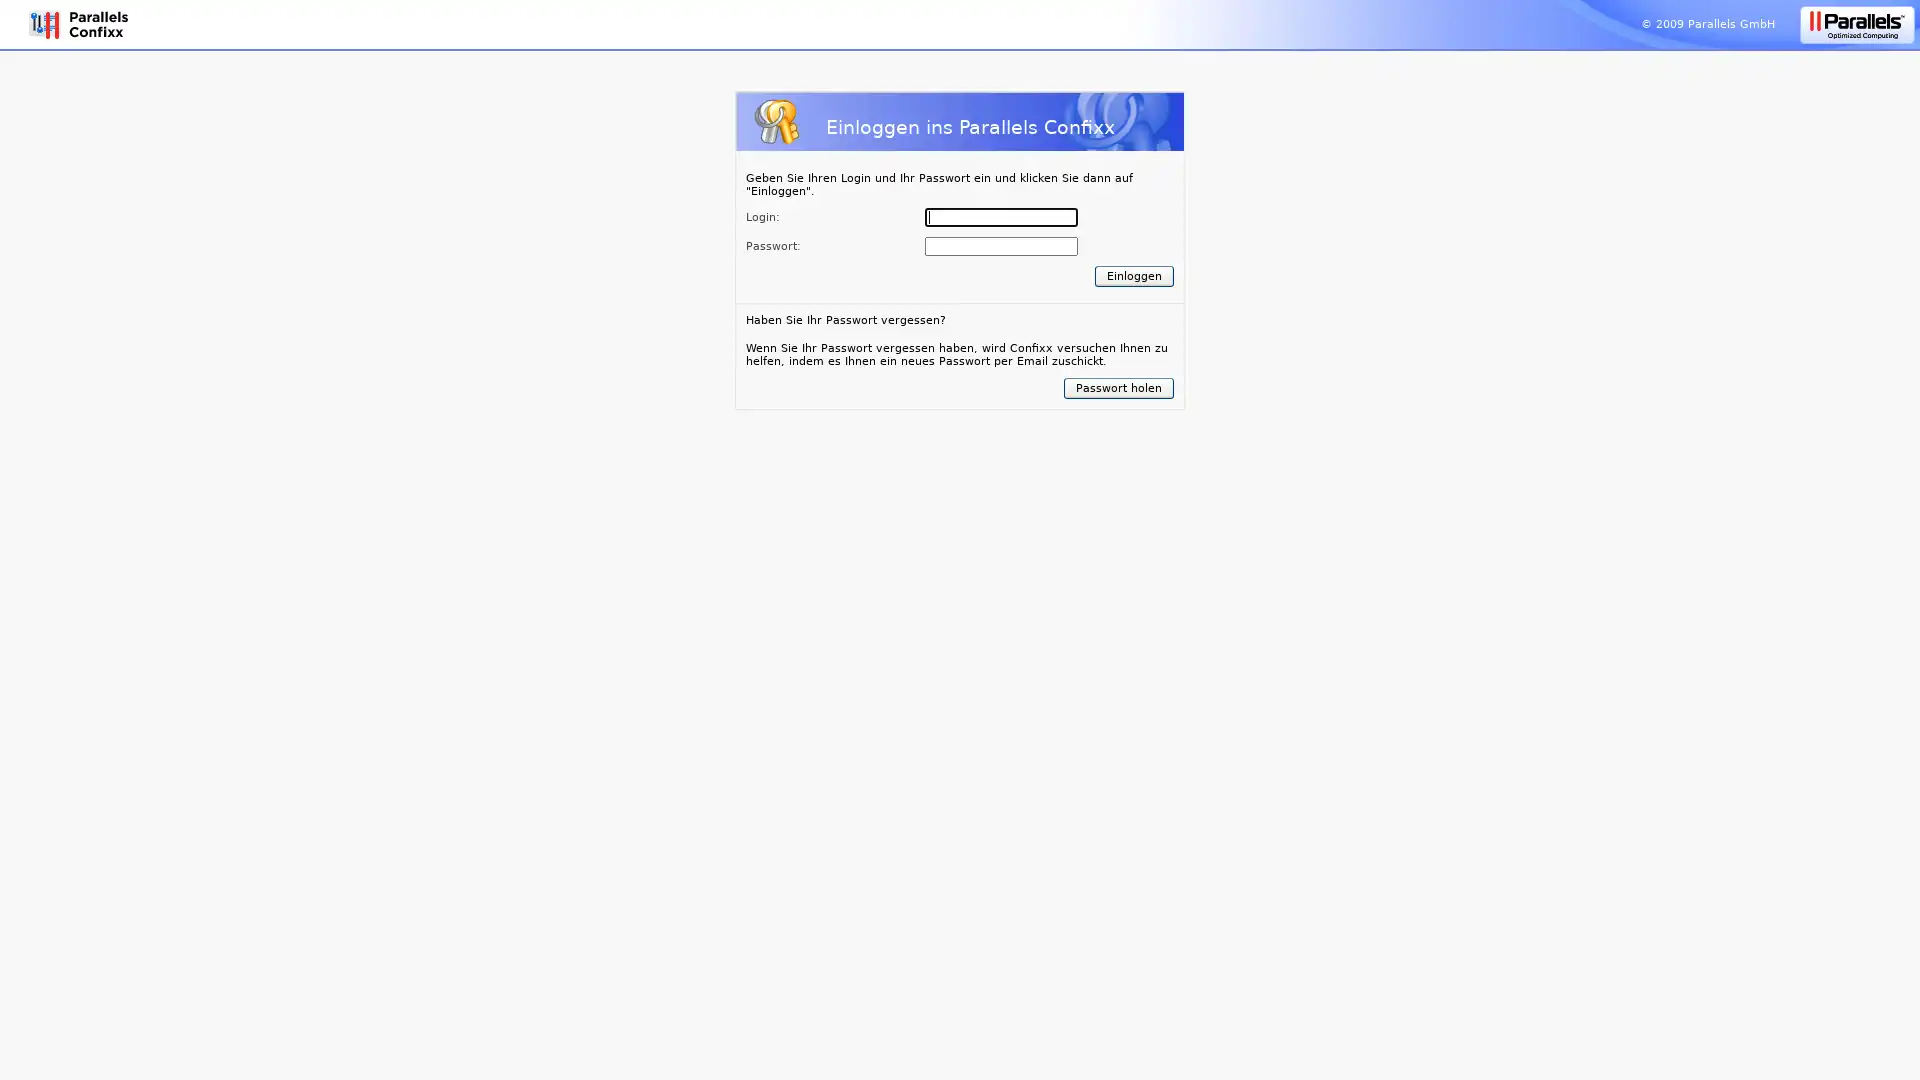 The width and height of the screenshot is (1920, 1080). Describe the element at coordinates (1167, 276) in the screenshot. I see `Submit` at that location.